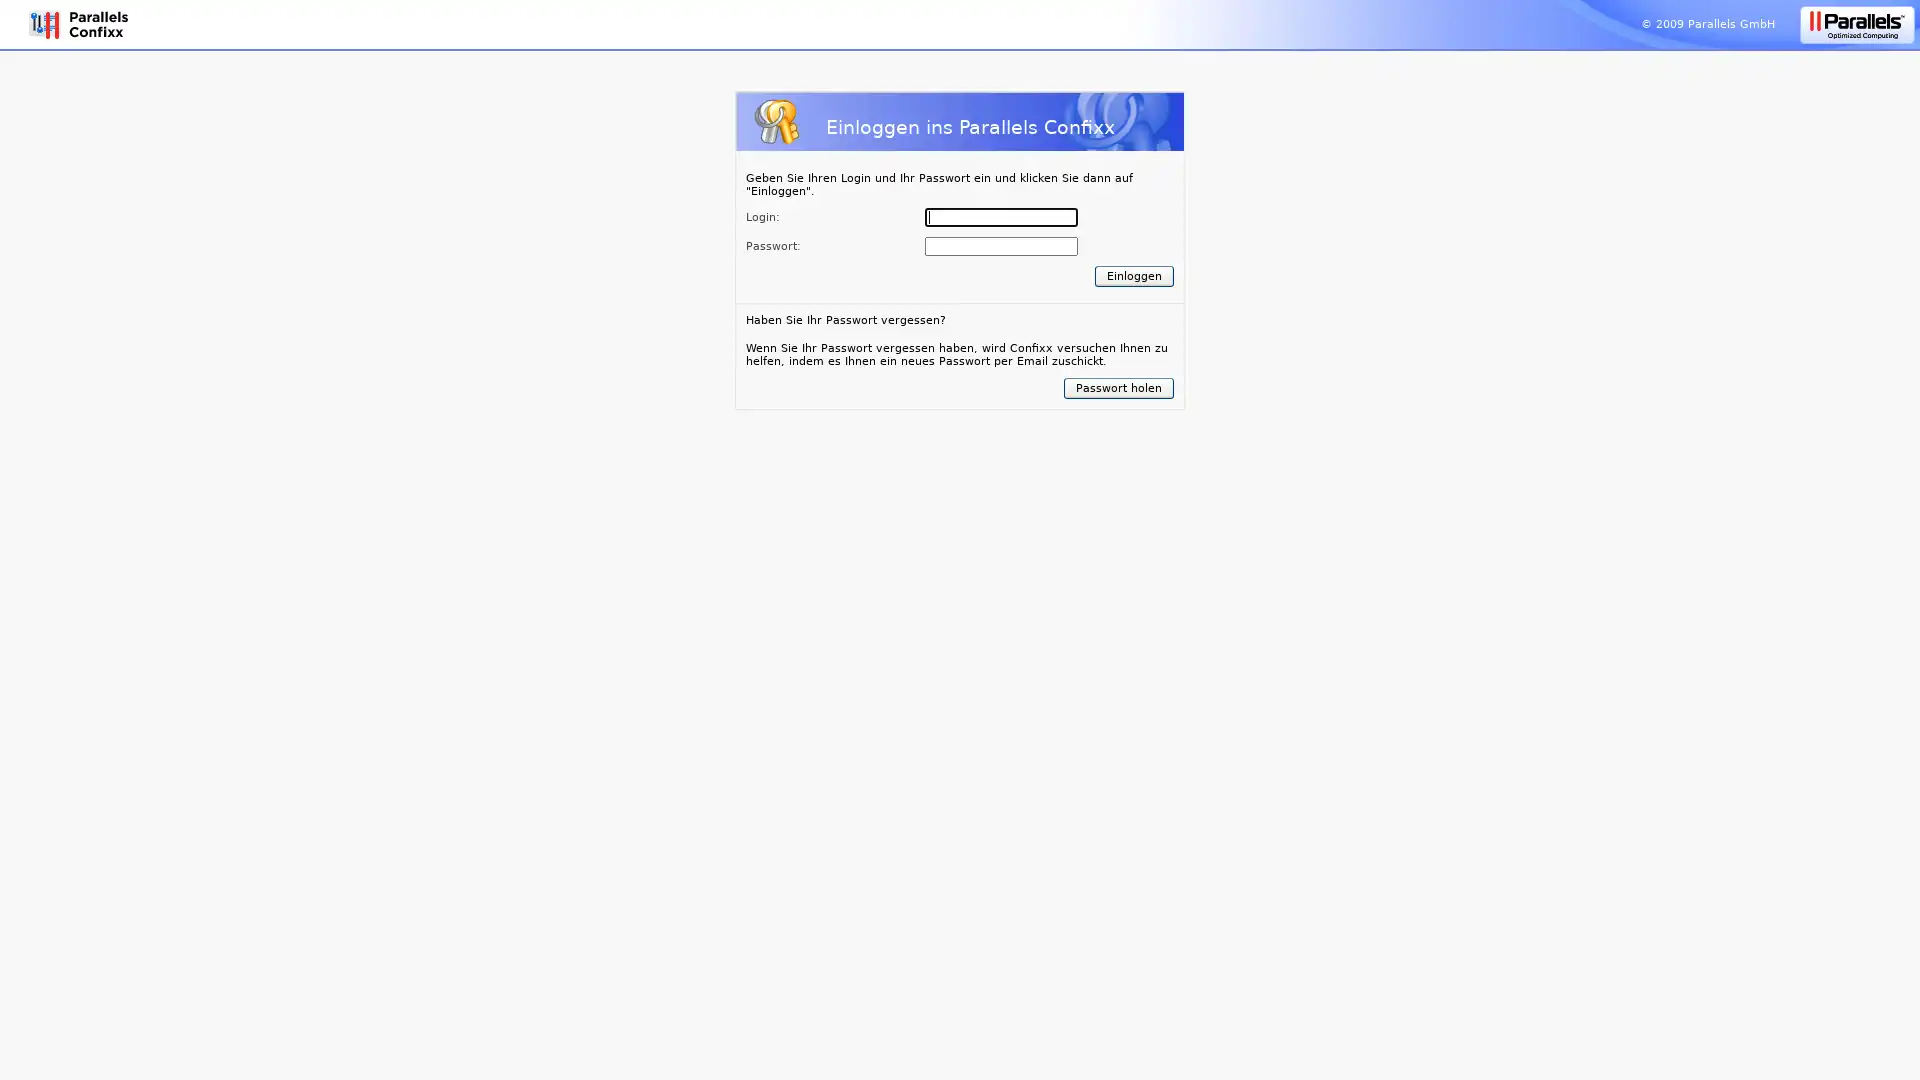 The width and height of the screenshot is (1920, 1080). Describe the element at coordinates (1167, 276) in the screenshot. I see `Submit` at that location.